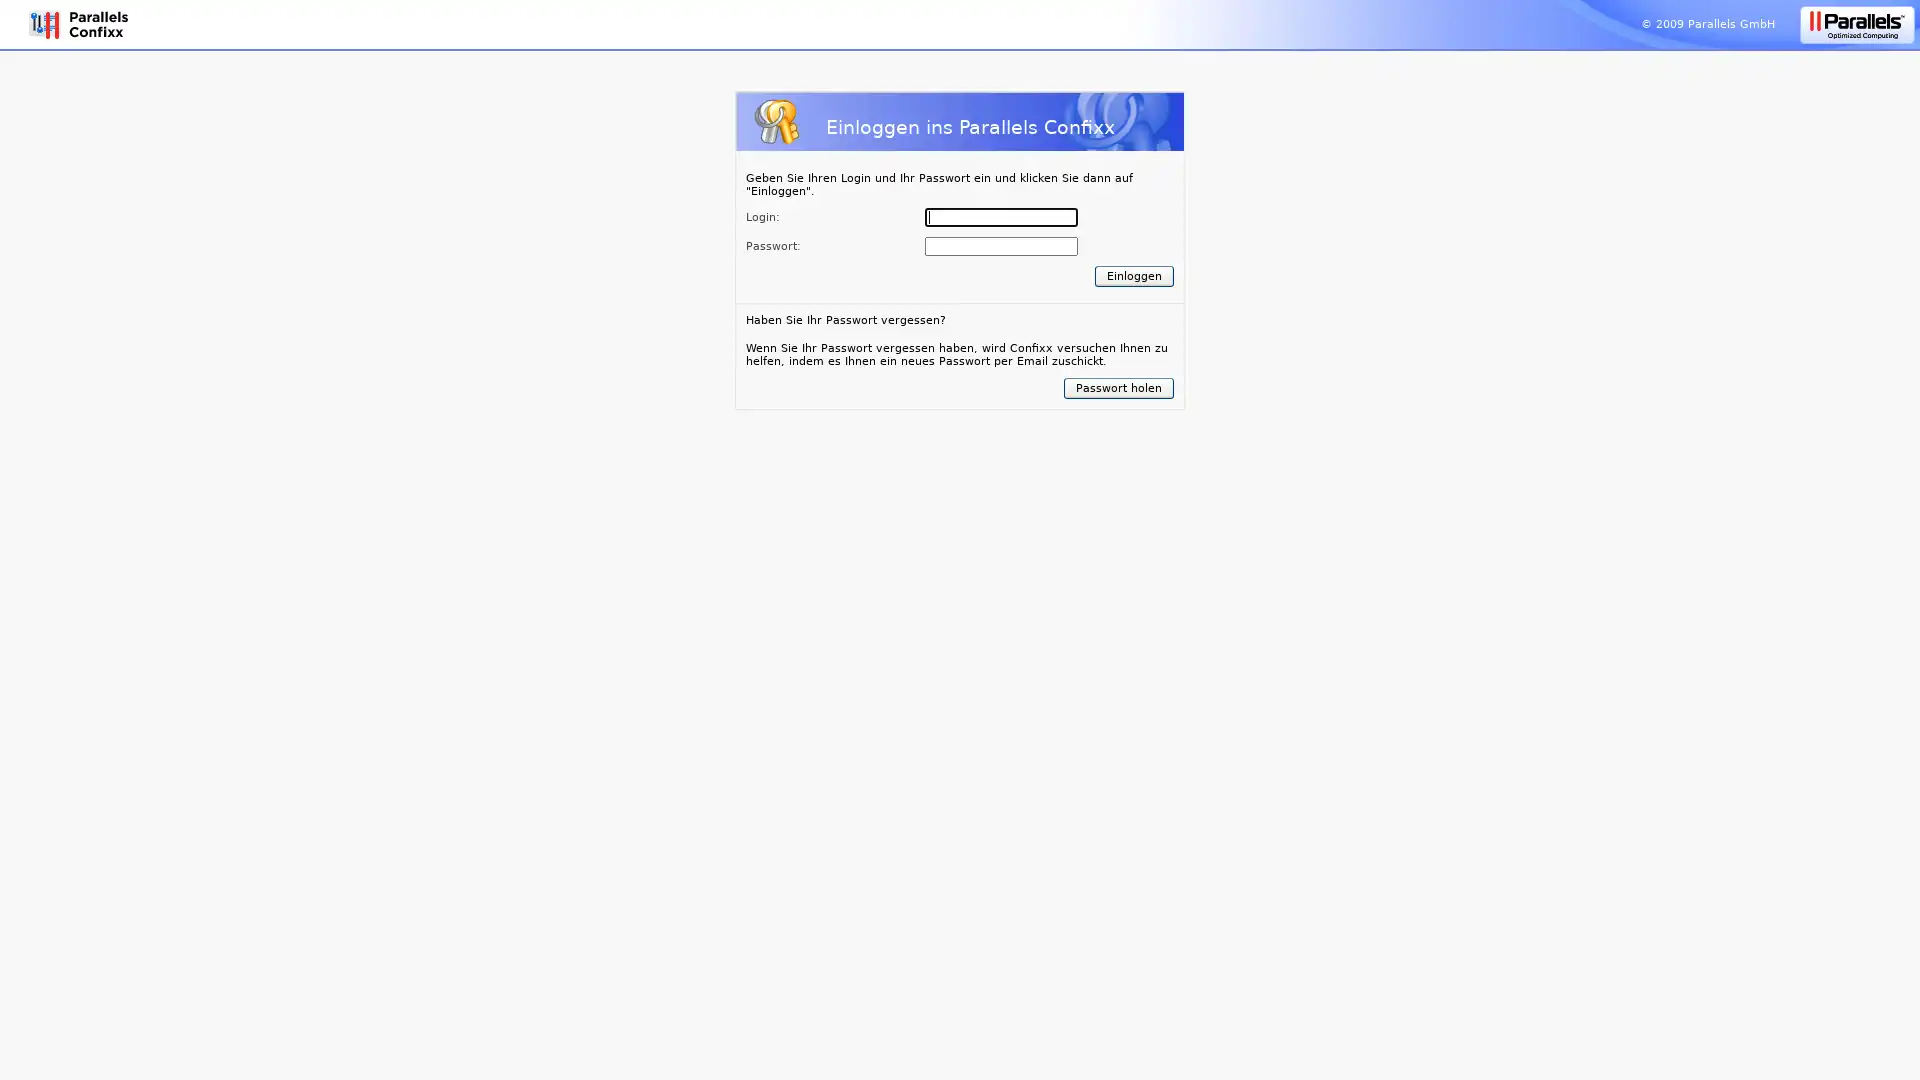 The width and height of the screenshot is (1920, 1080). Describe the element at coordinates (1167, 276) in the screenshot. I see `Submit` at that location.